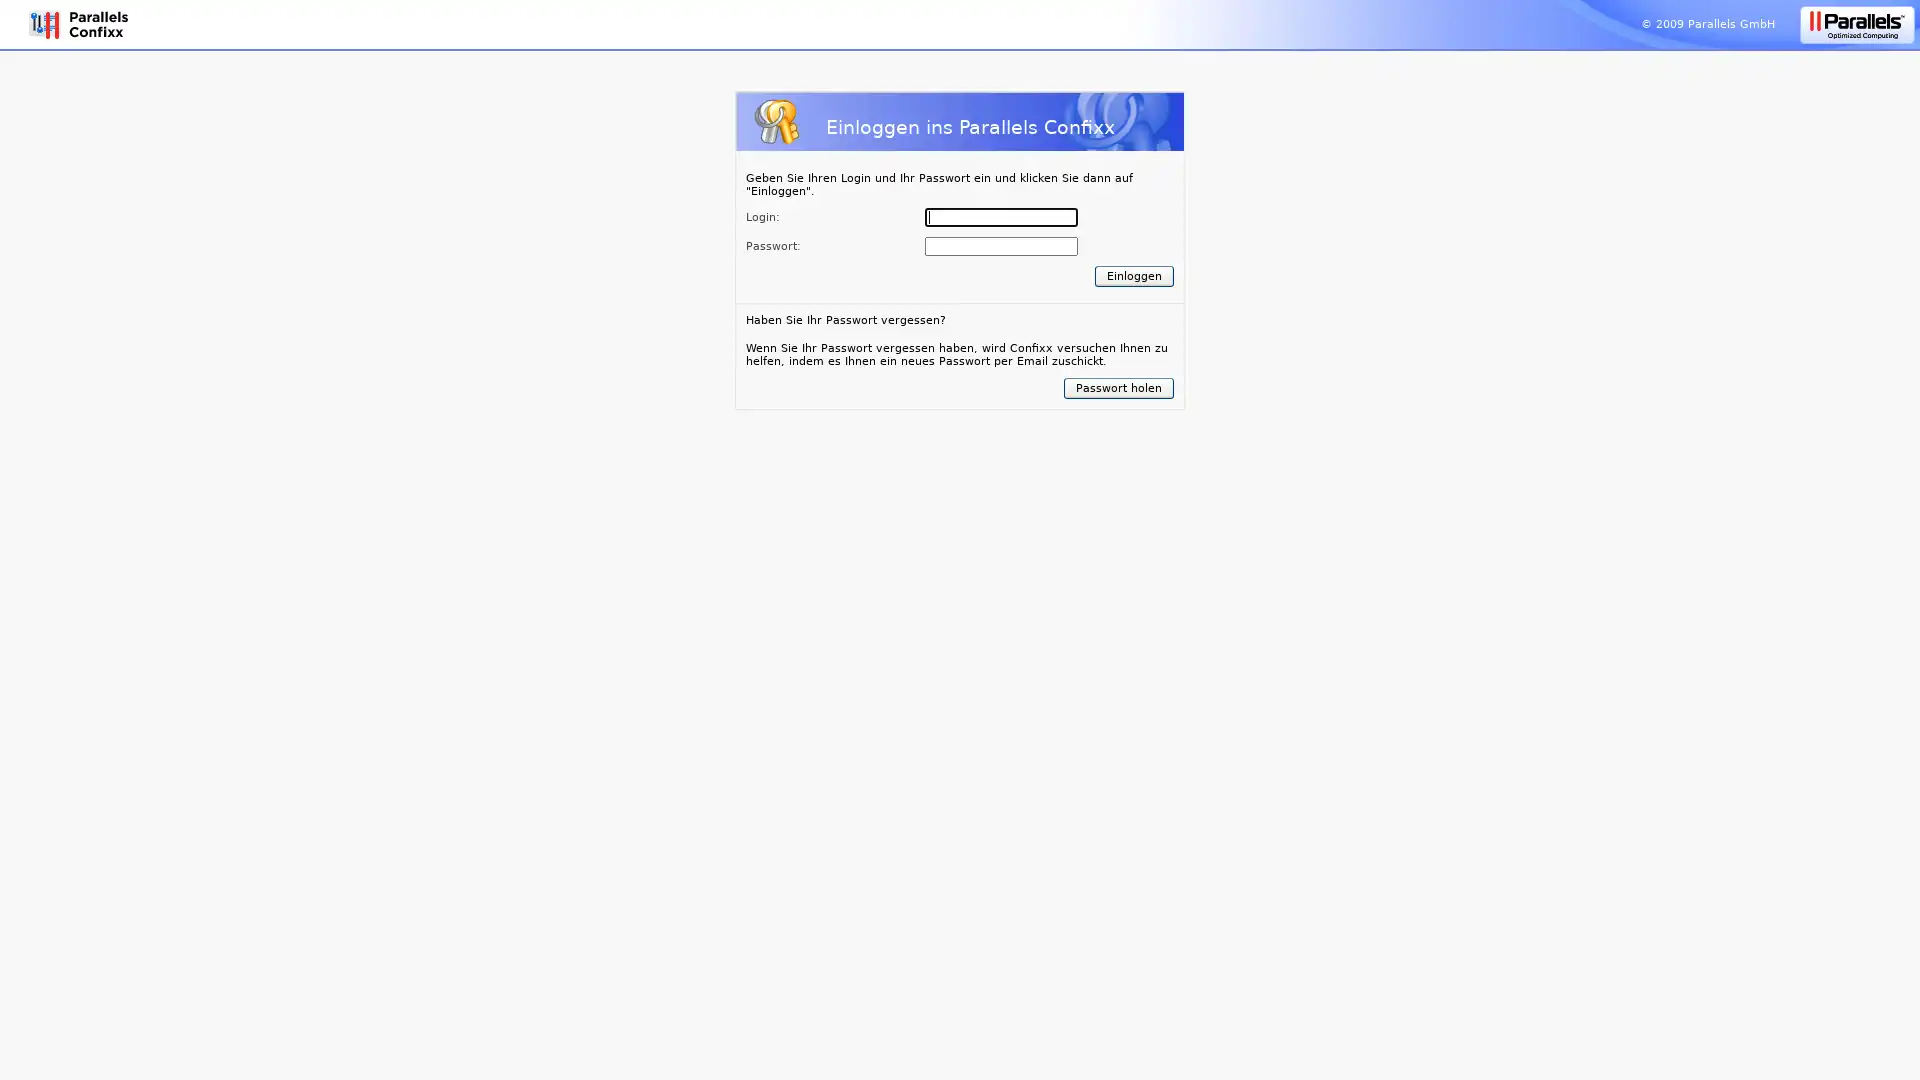 The width and height of the screenshot is (1920, 1080). Describe the element at coordinates (1167, 276) in the screenshot. I see `Submit` at that location.